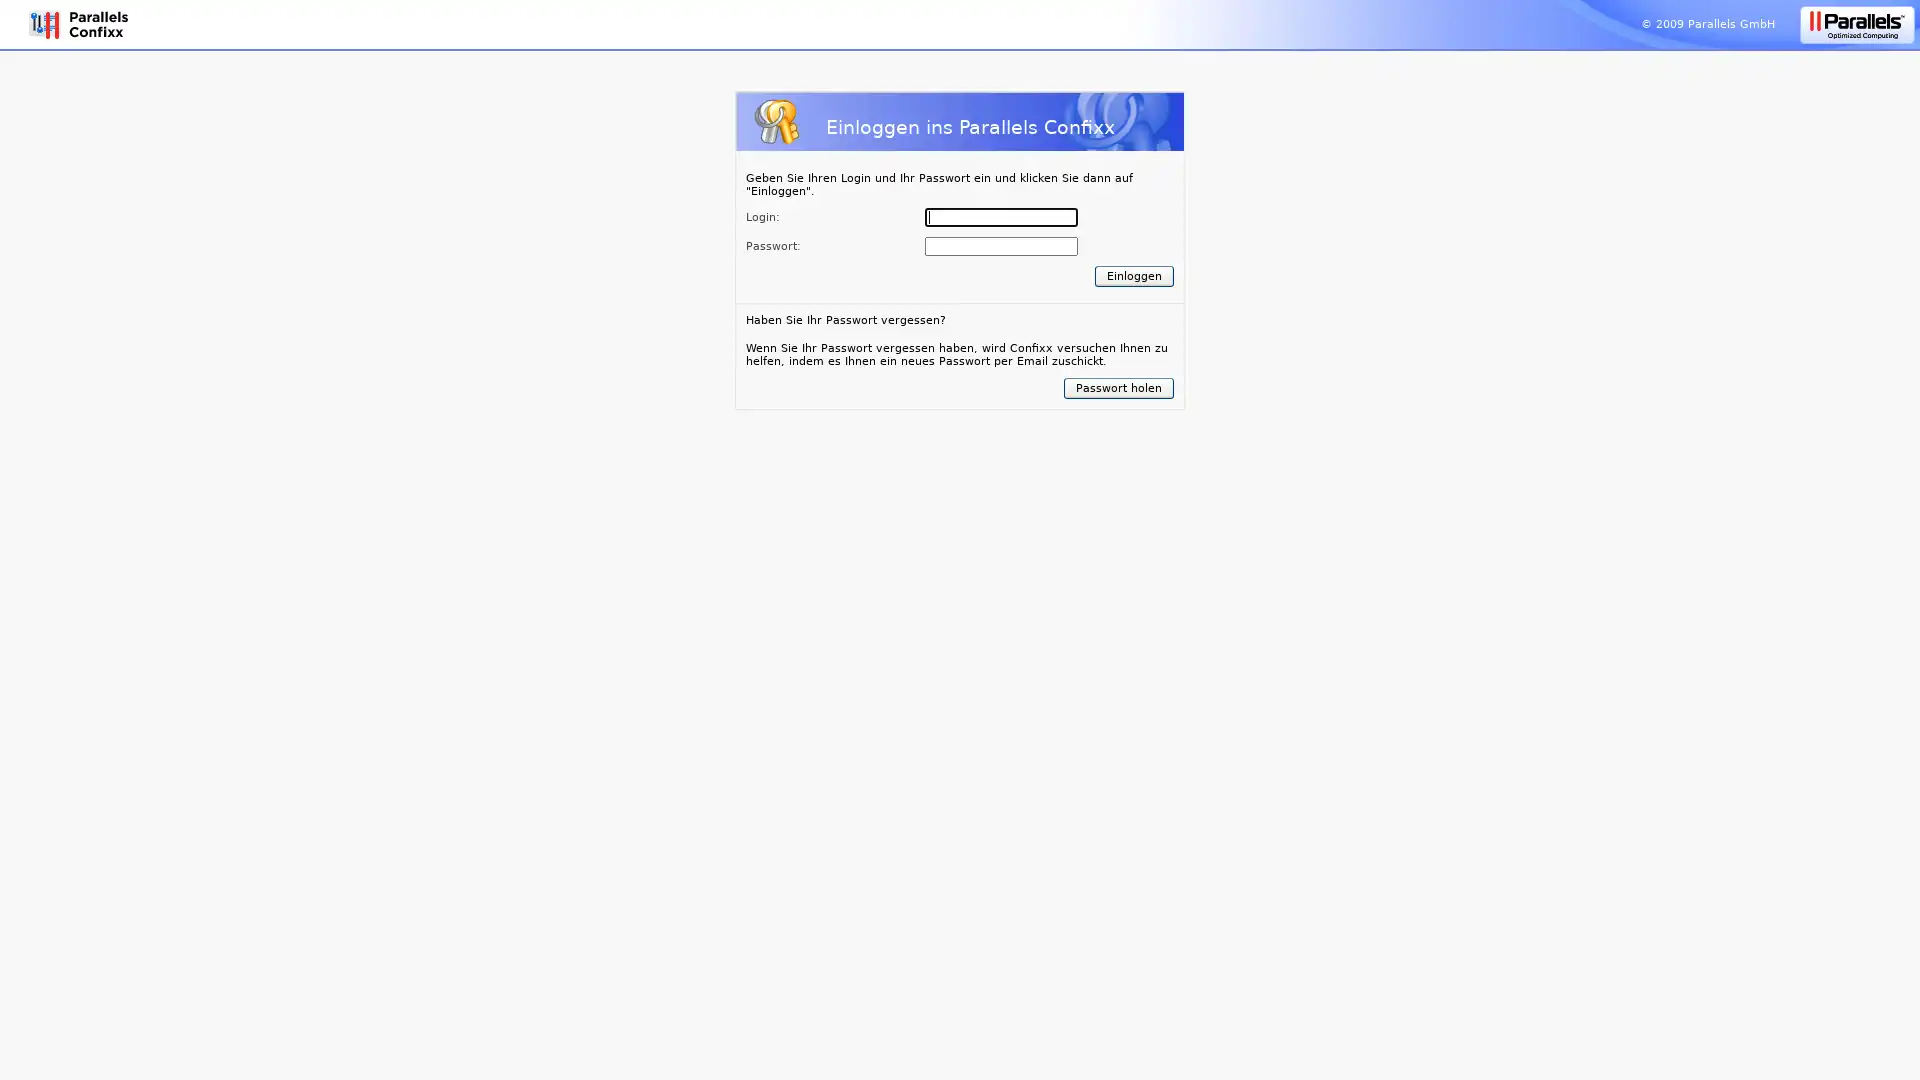 The width and height of the screenshot is (1920, 1080). Describe the element at coordinates (1167, 276) in the screenshot. I see `Submit` at that location.